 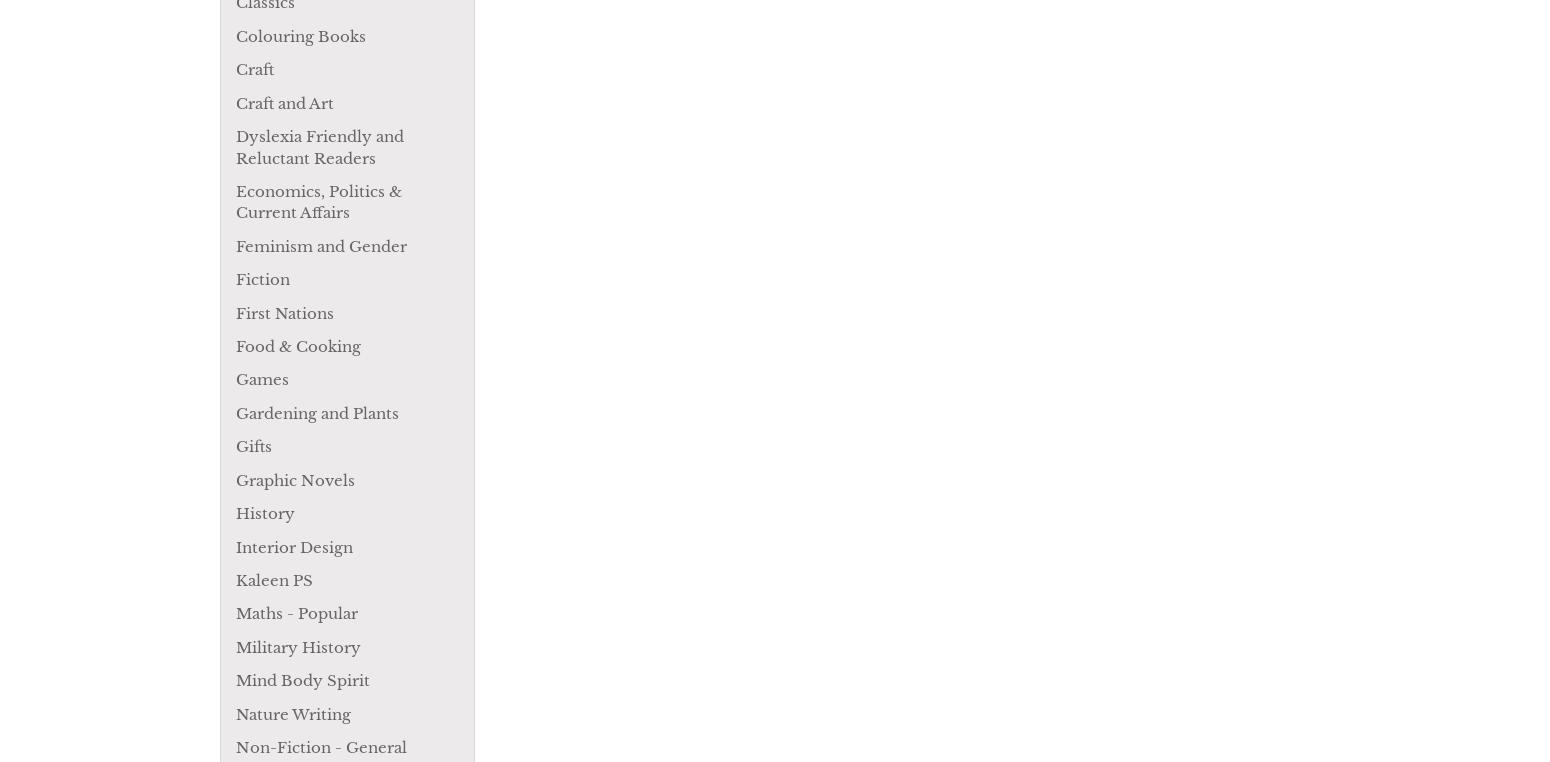 I want to click on 'Craft', so click(x=254, y=69).